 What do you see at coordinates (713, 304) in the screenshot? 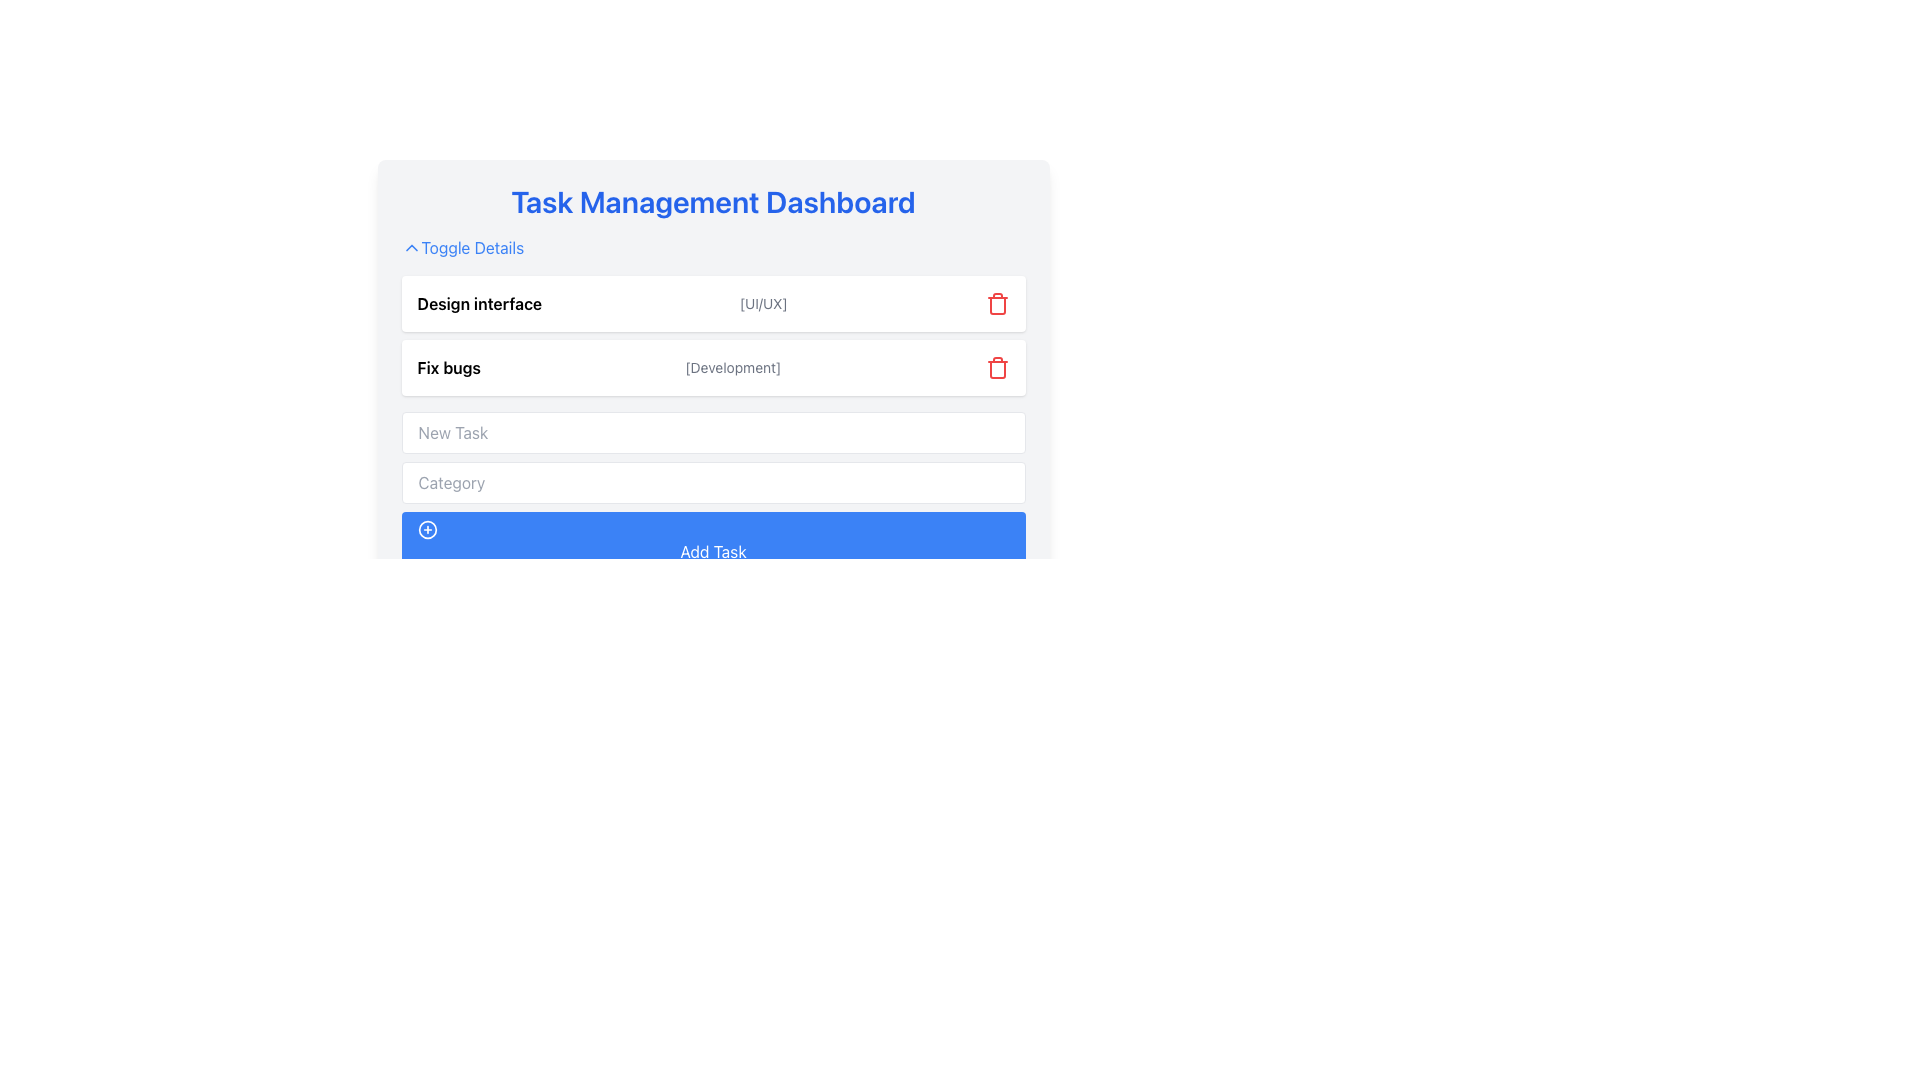
I see `the task description by clicking on the 'Design interface' task card located in the upper section of the Task Management Dashboard` at bounding box center [713, 304].